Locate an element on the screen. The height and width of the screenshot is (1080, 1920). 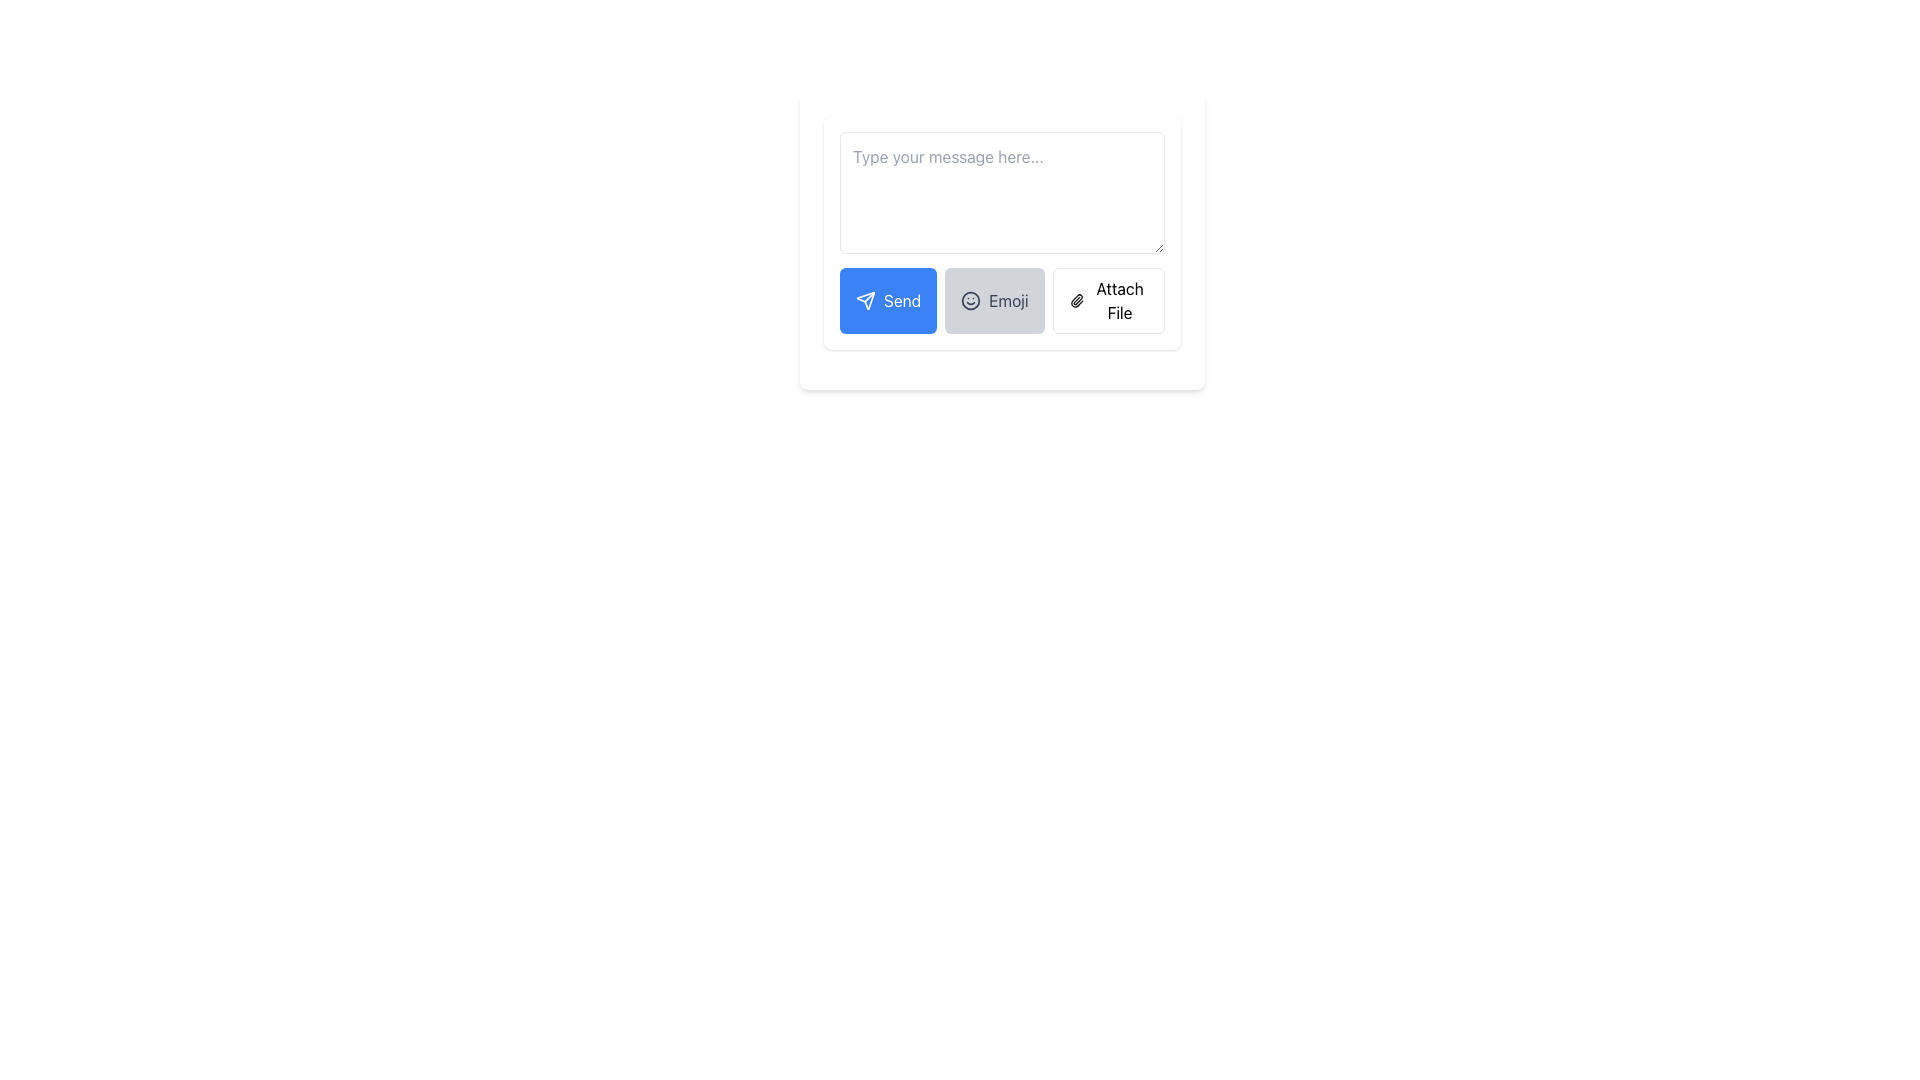
the 'Attach File' button, which is a rectangular button with a paperclip icon, located to the far right below a text input box is located at coordinates (1107, 300).